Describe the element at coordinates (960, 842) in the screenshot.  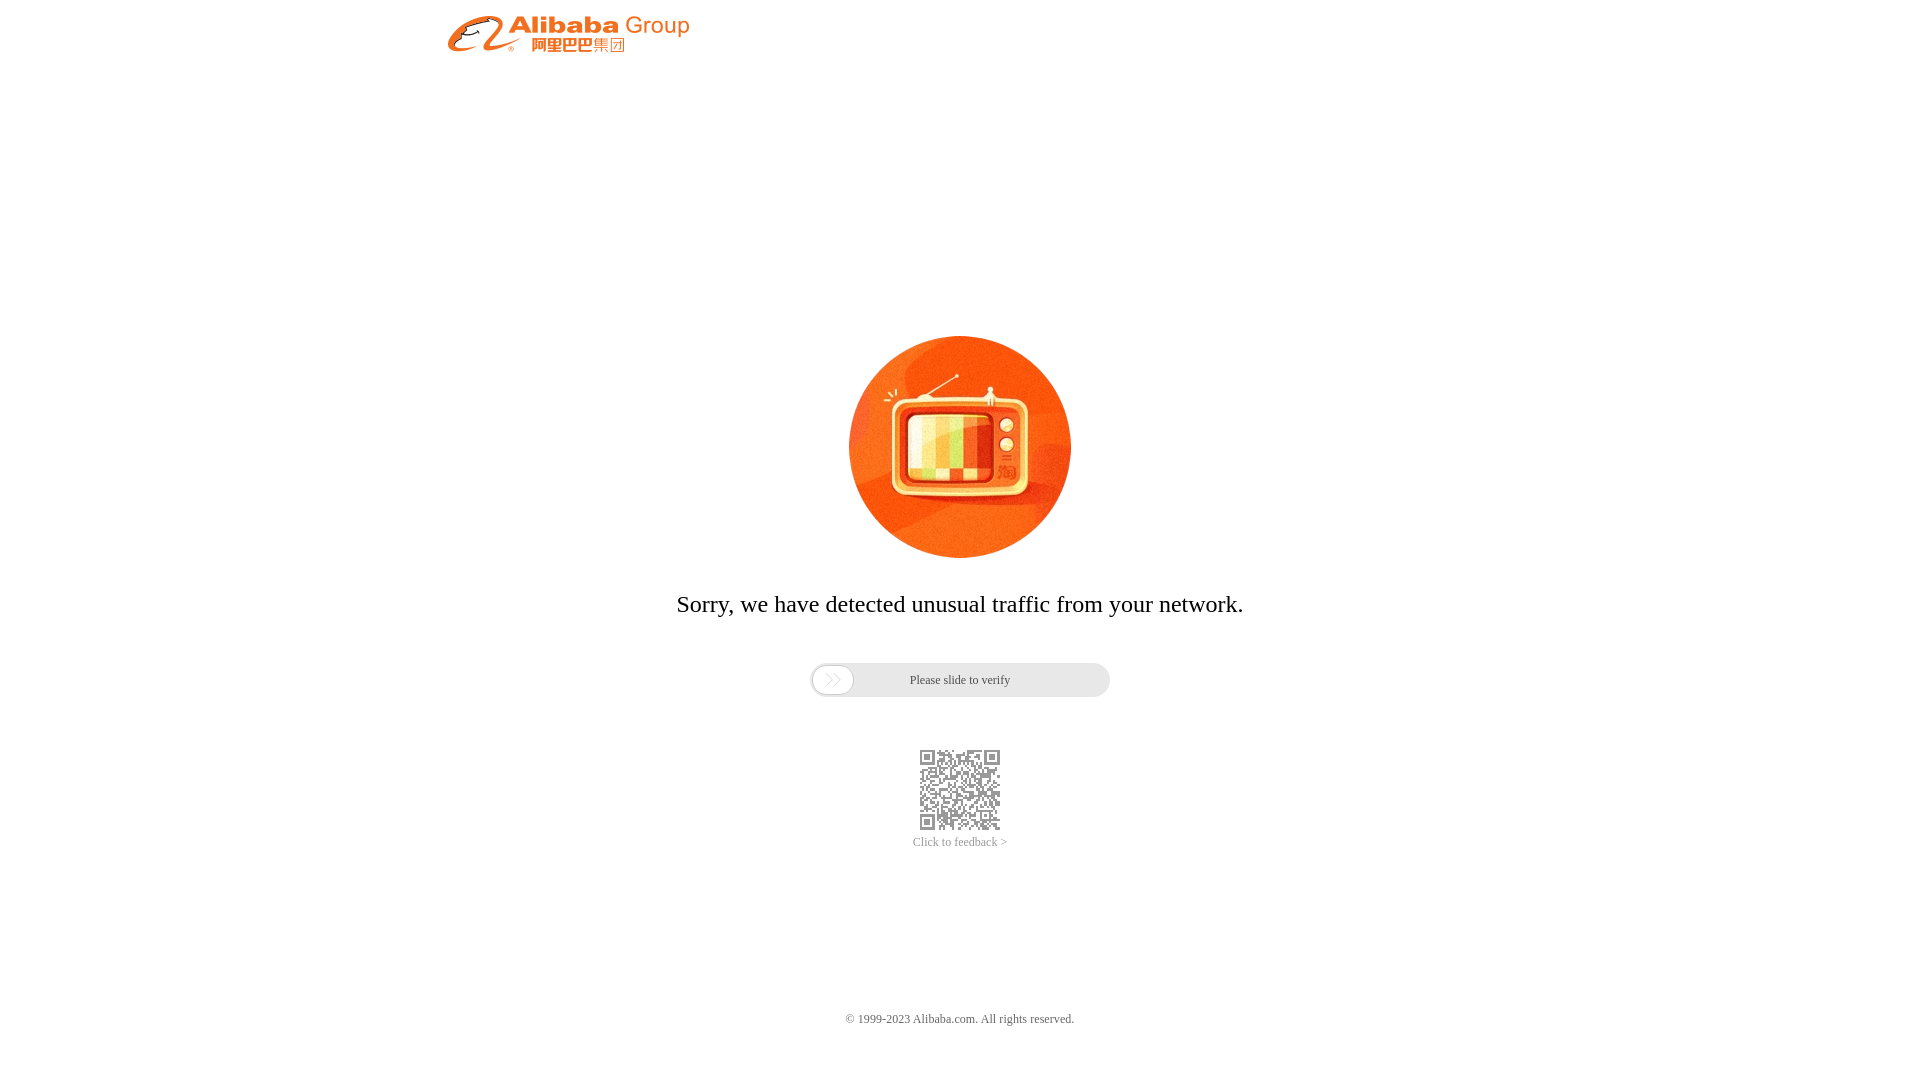
I see `'Click to feedback >'` at that location.